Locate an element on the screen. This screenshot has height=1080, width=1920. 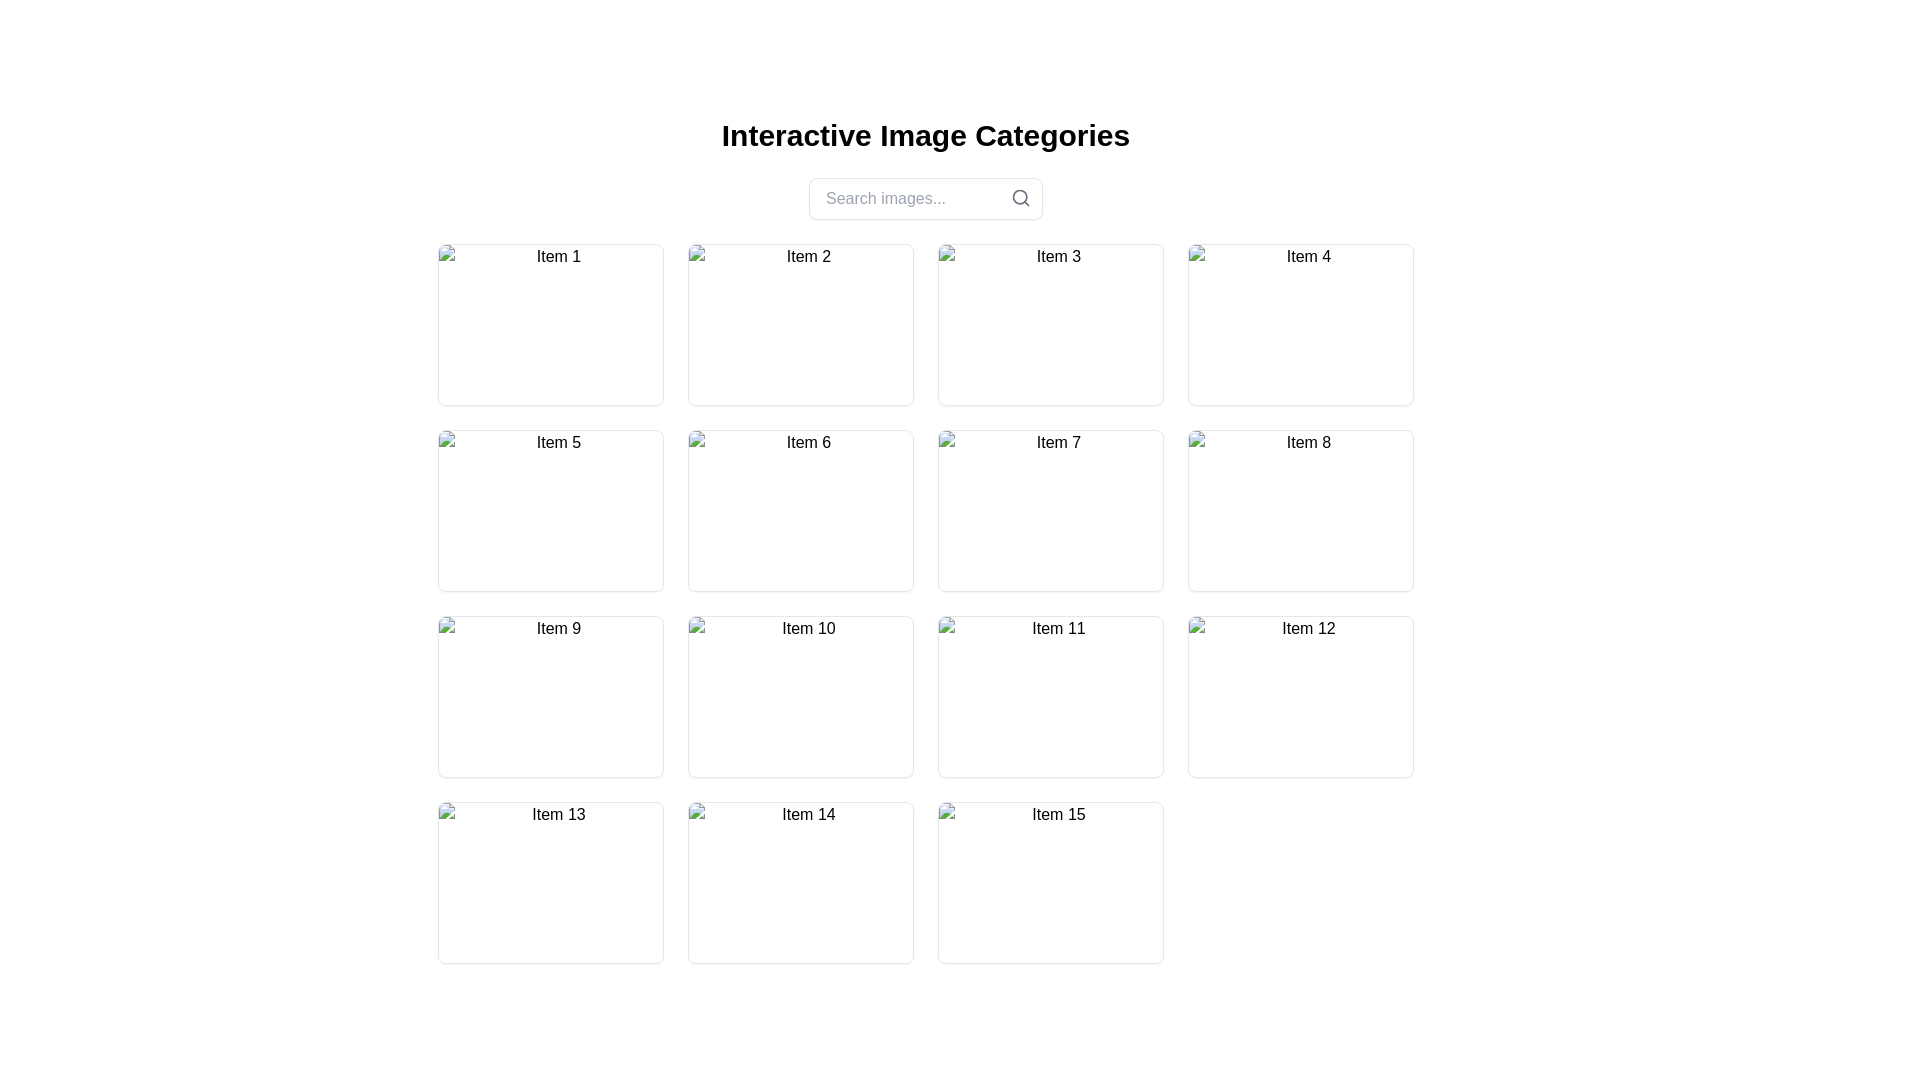
the image representing 'Item 13' located at the bottom-left of a three-row grid layout is located at coordinates (551, 882).